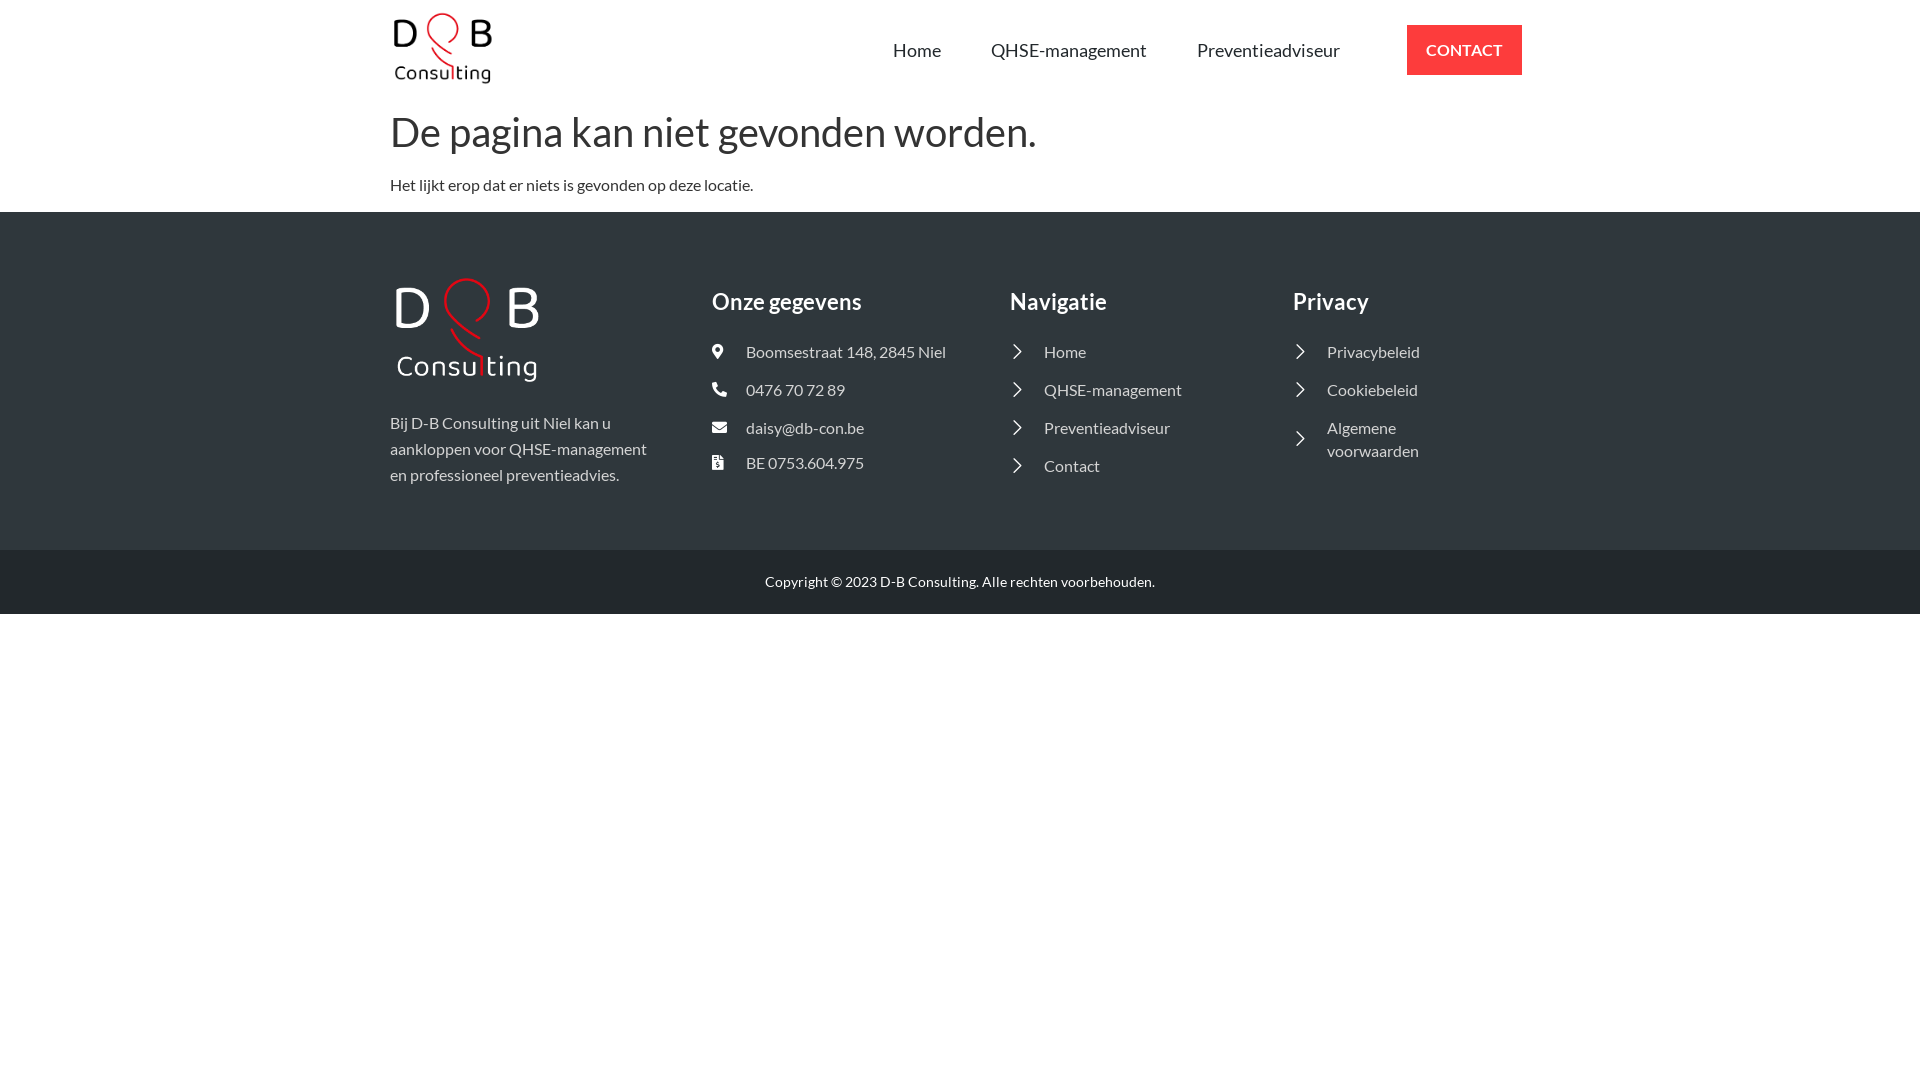 Image resolution: width=1920 pixels, height=1080 pixels. Describe the element at coordinates (1123, 465) in the screenshot. I see `'Contact'` at that location.